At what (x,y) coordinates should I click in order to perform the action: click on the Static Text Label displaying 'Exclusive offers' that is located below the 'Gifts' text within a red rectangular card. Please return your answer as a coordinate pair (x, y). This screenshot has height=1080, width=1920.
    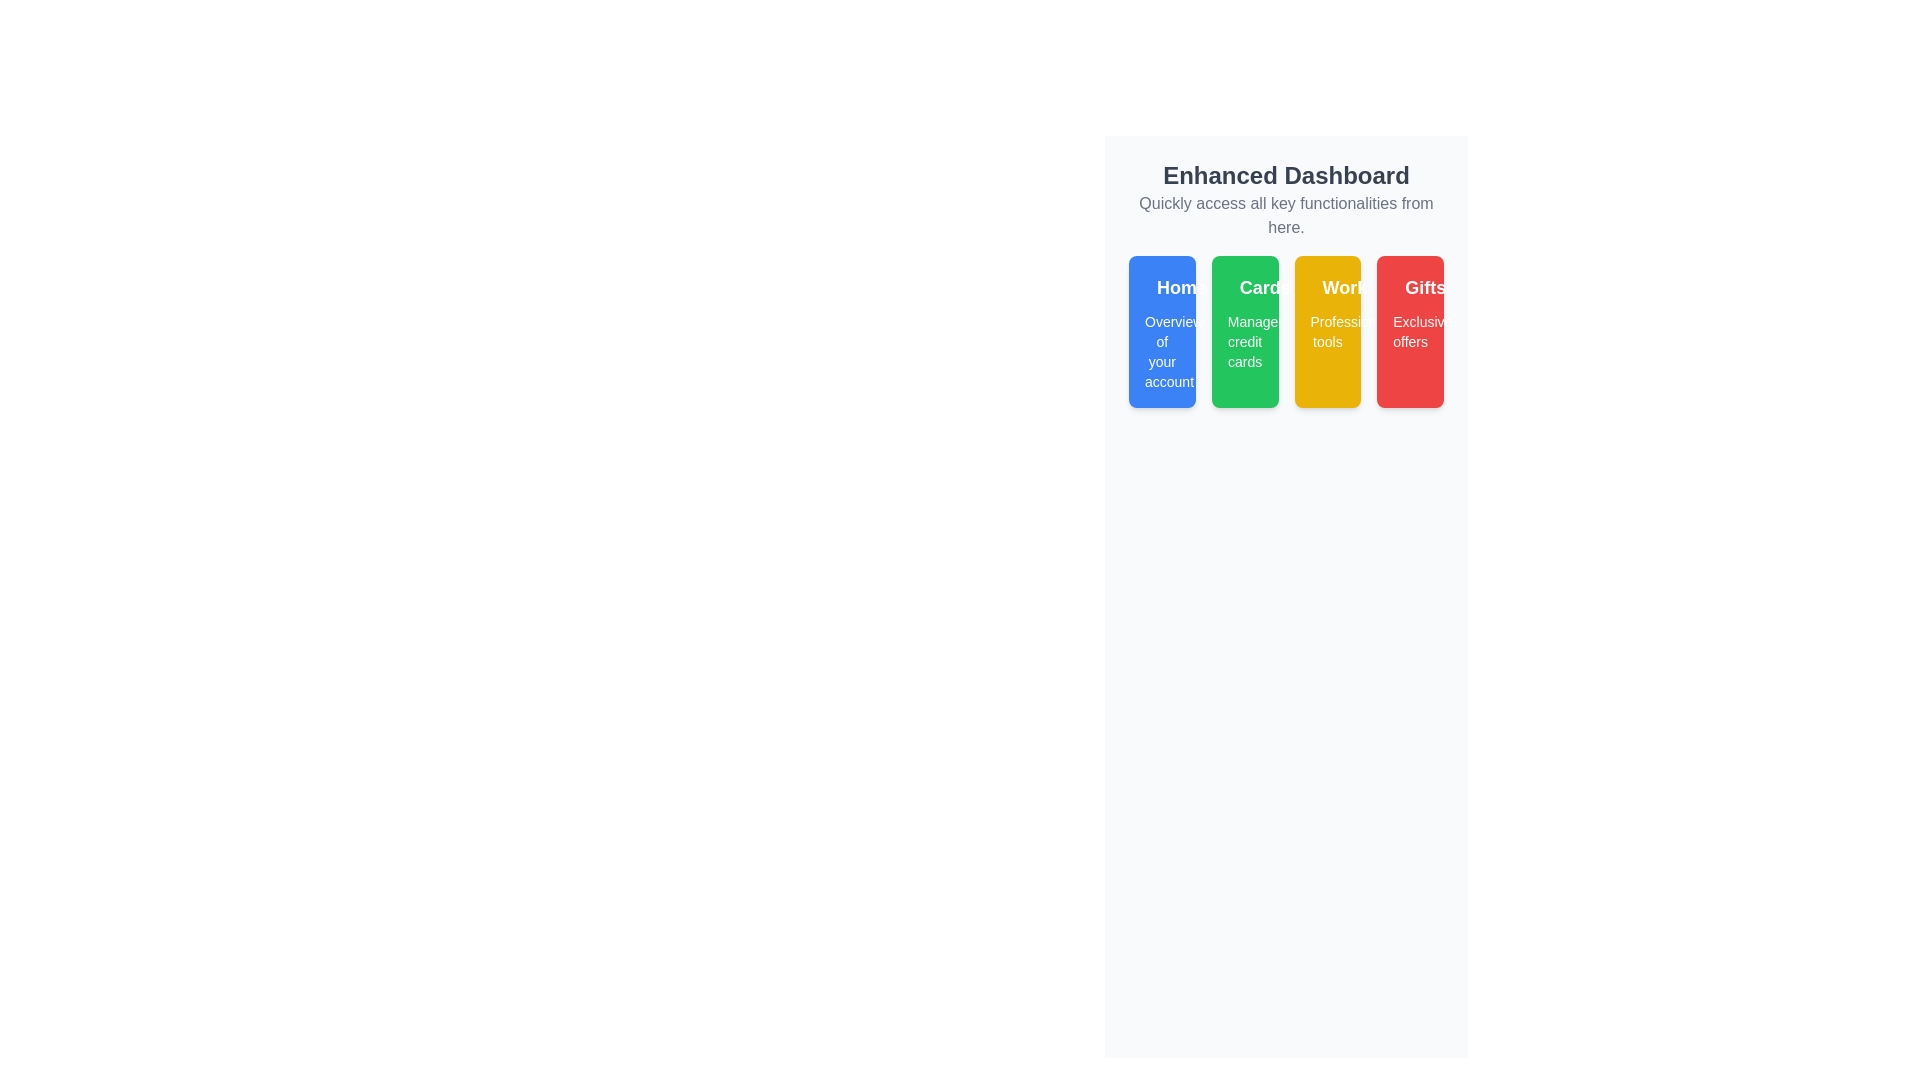
    Looking at the image, I should click on (1409, 330).